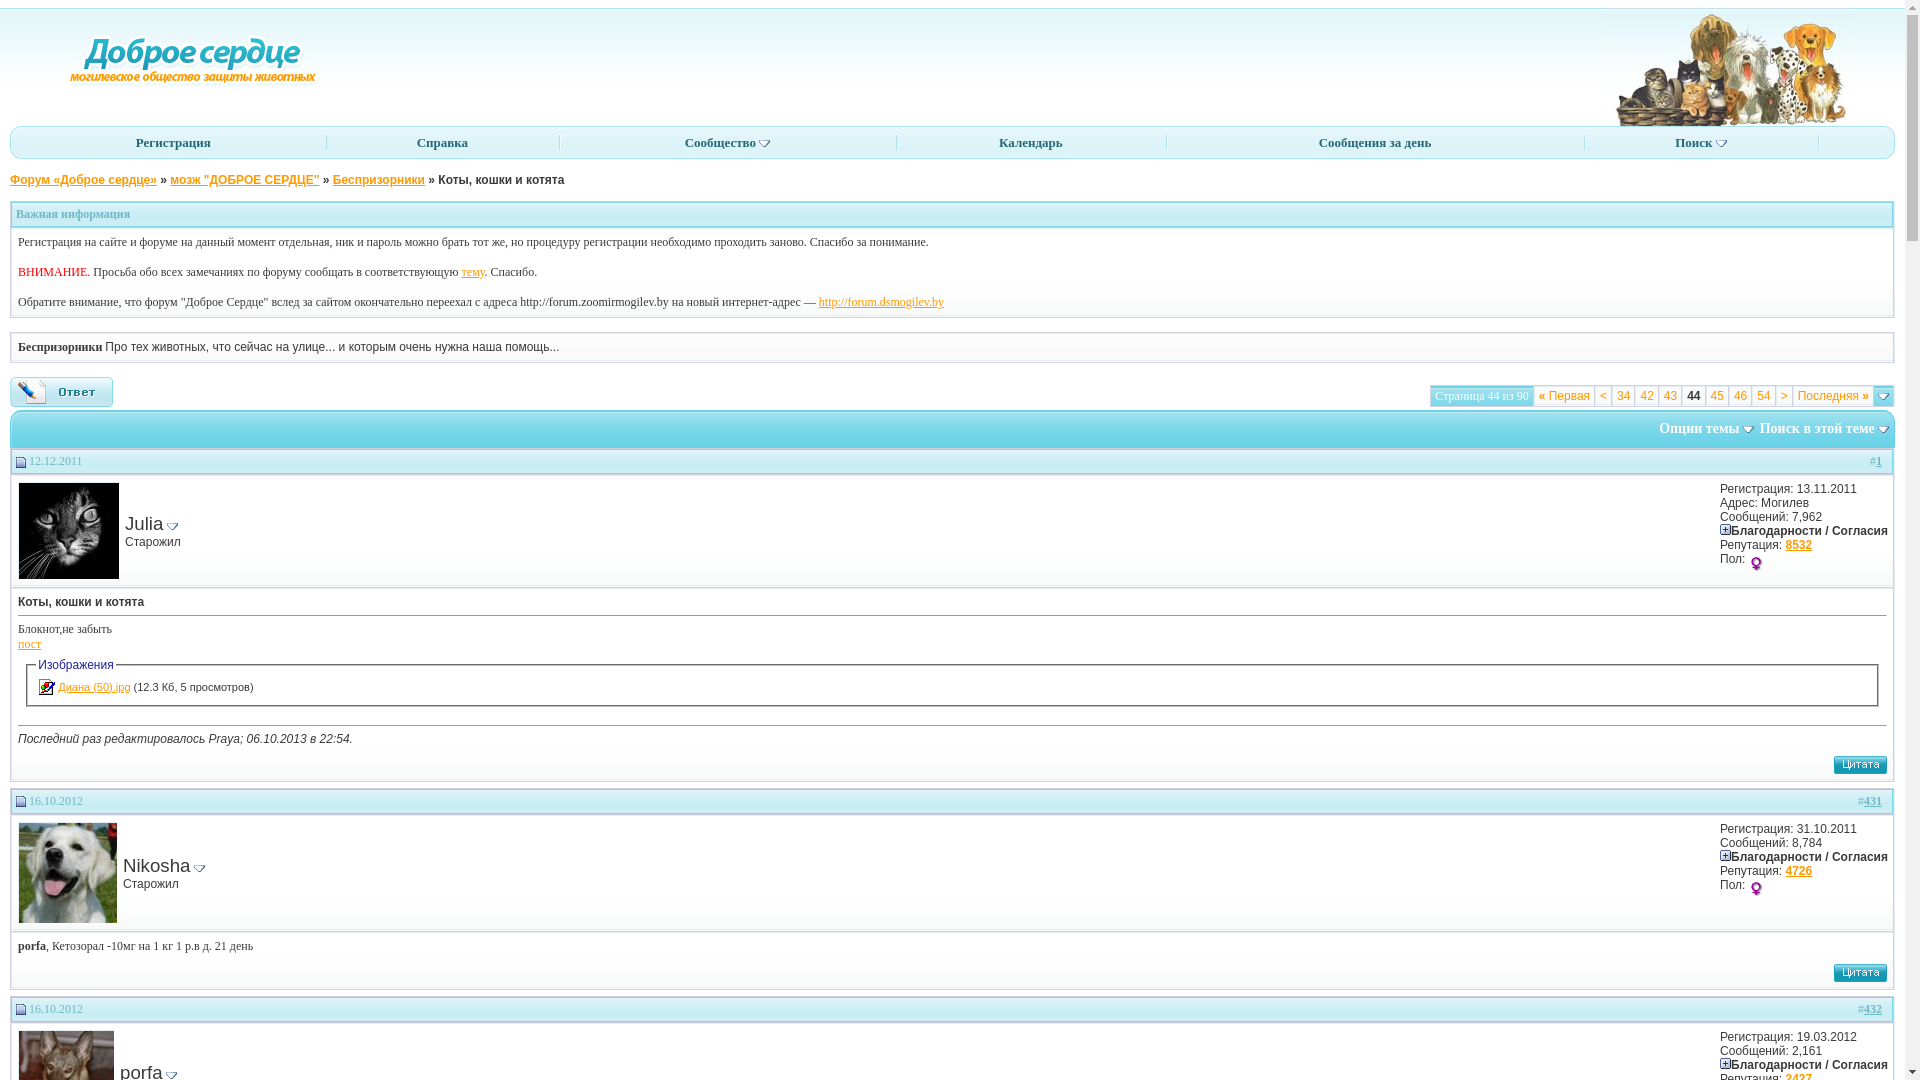 The height and width of the screenshot is (1080, 1920). Describe the element at coordinates (1646, 396) in the screenshot. I see `'42'` at that location.